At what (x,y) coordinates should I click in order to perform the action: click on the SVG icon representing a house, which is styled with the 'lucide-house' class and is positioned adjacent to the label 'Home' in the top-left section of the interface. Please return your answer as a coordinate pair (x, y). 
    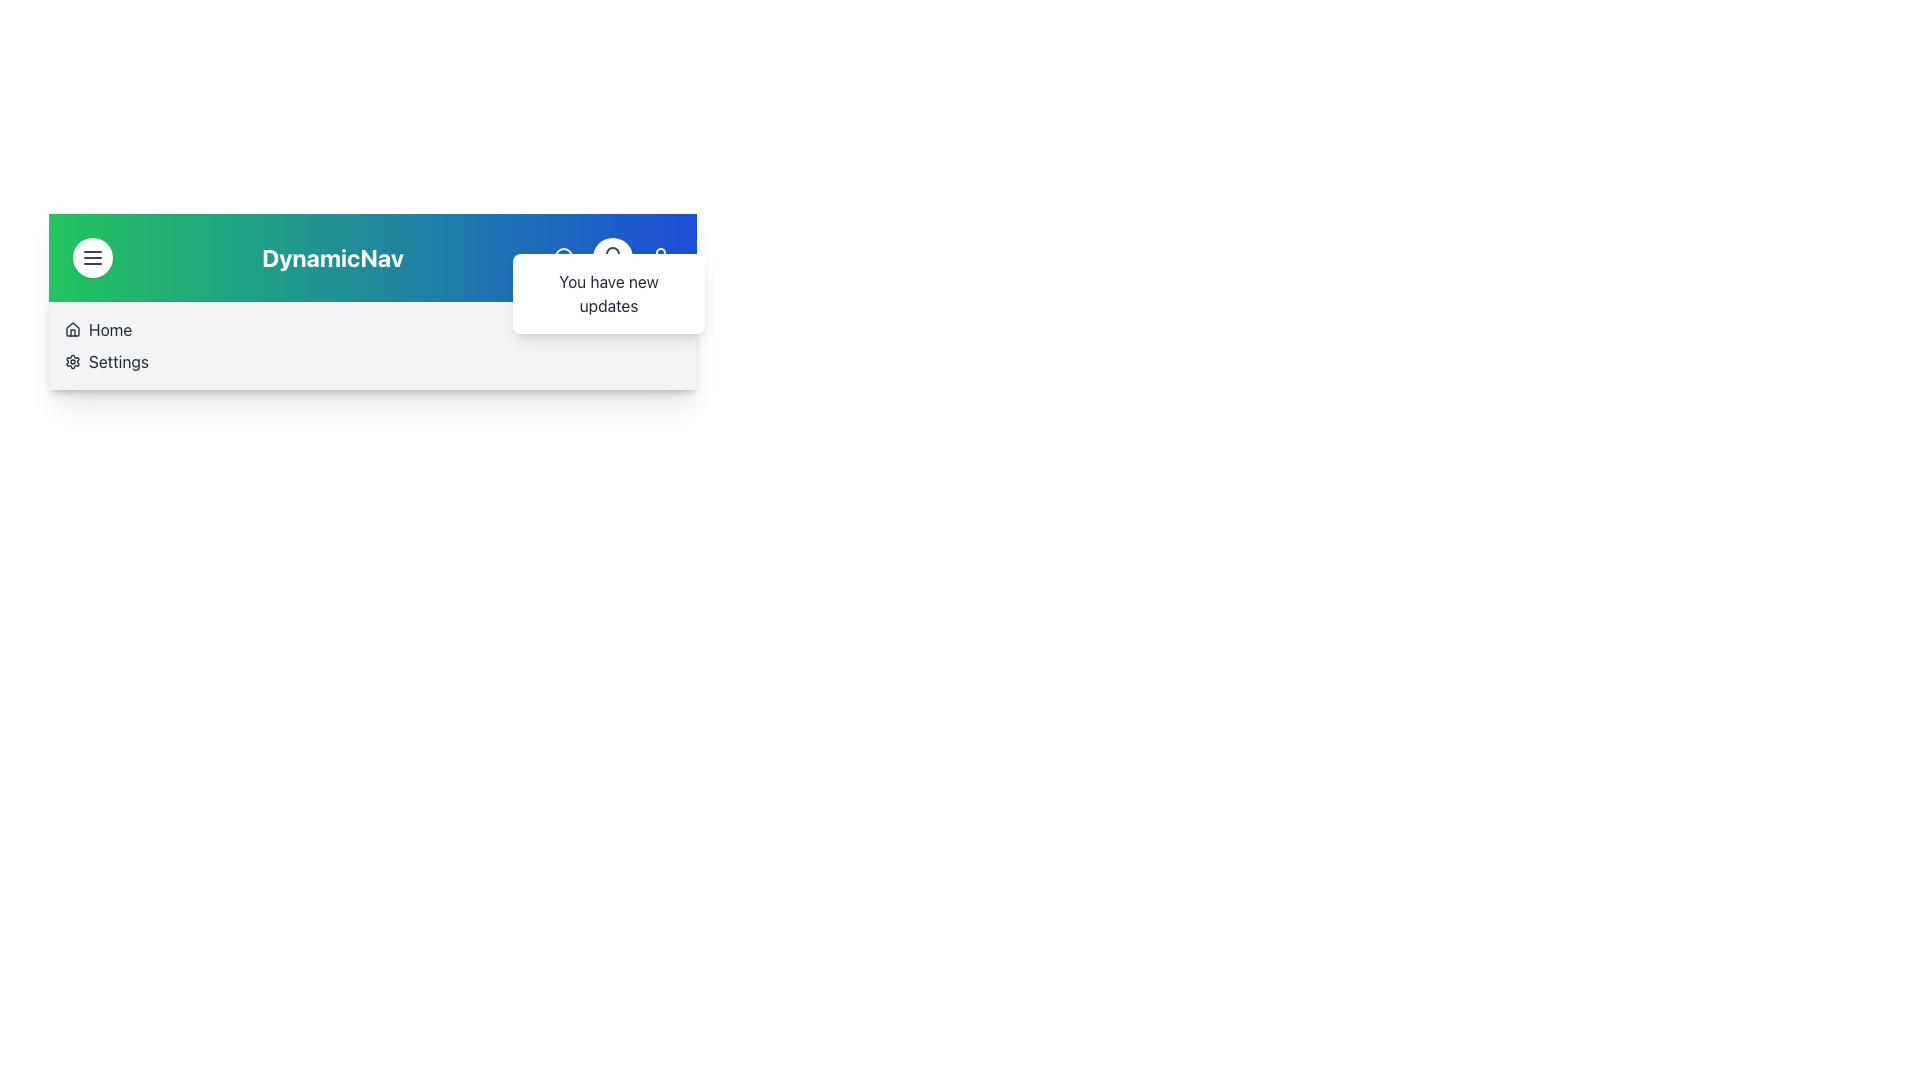
    Looking at the image, I should click on (72, 329).